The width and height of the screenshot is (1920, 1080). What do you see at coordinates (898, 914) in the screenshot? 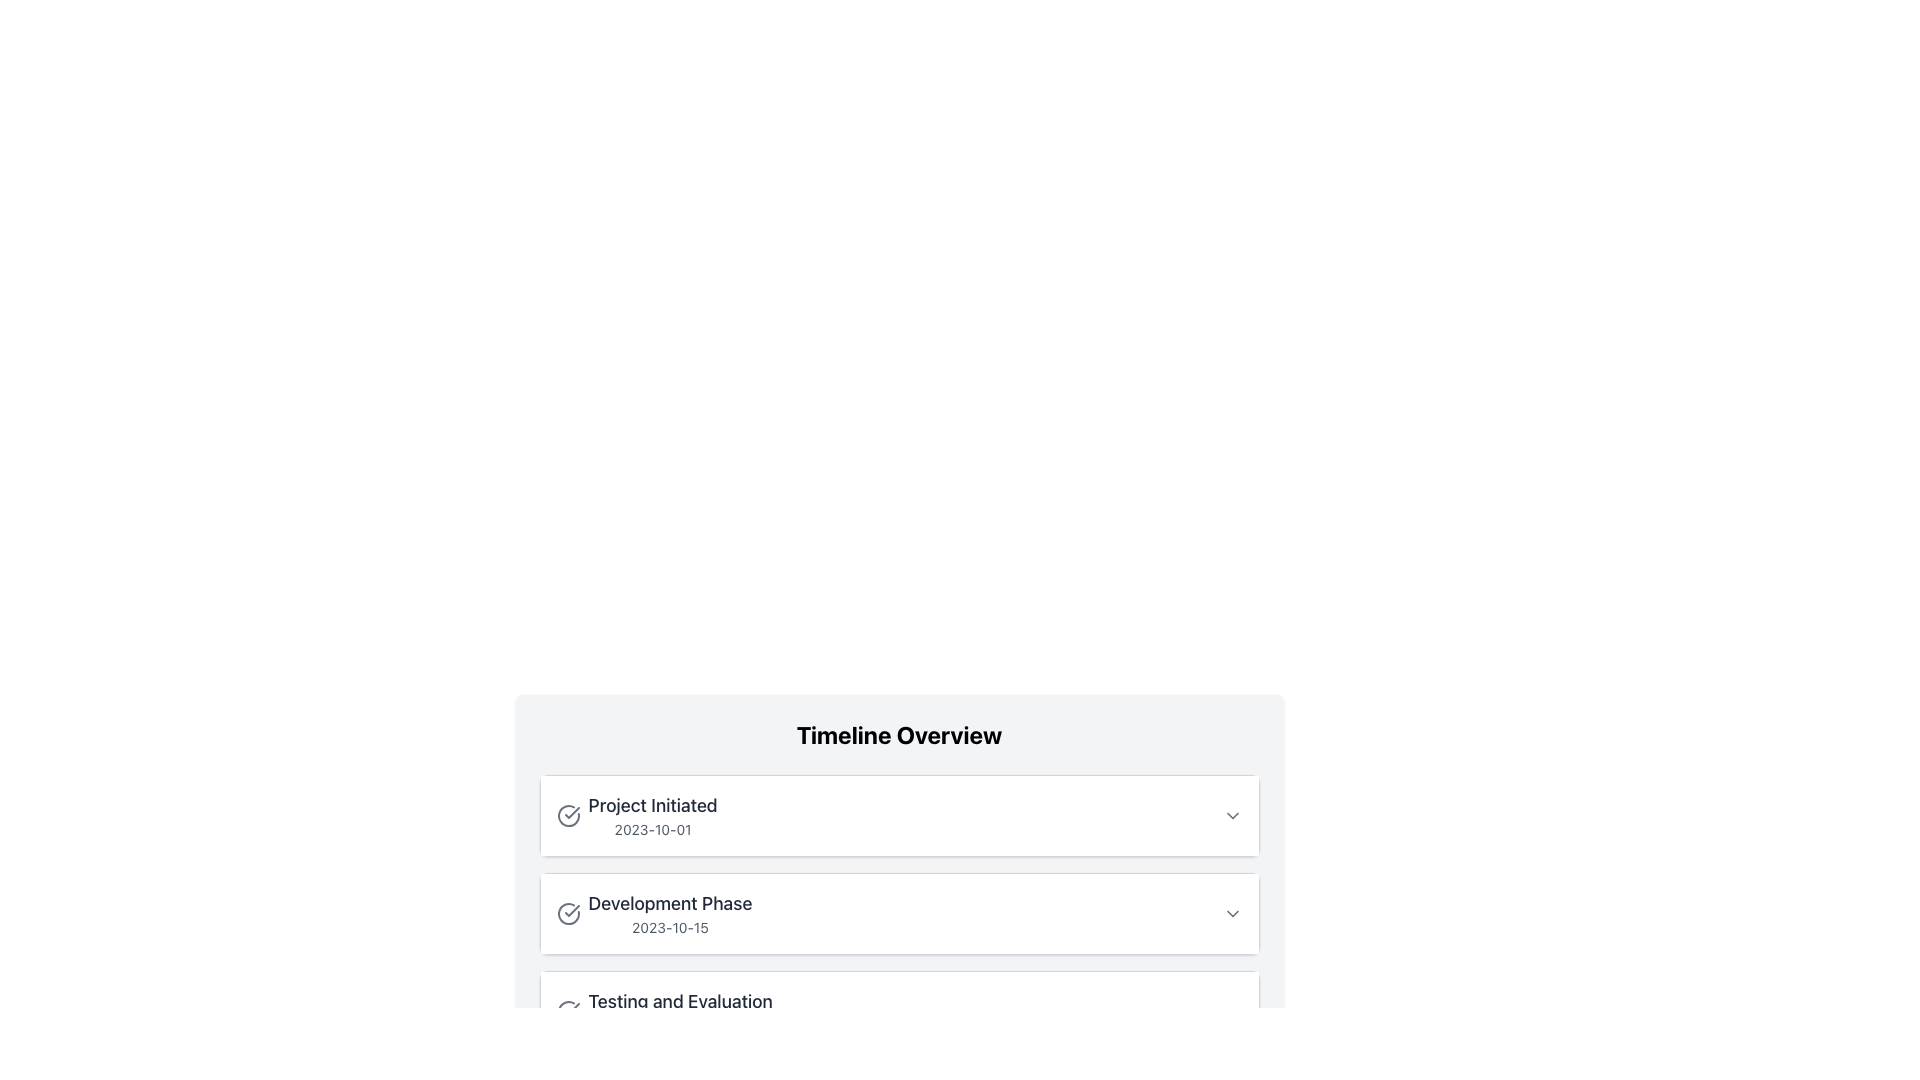
I see `the Interactive List Item labeled 'Development Phase'` at bounding box center [898, 914].